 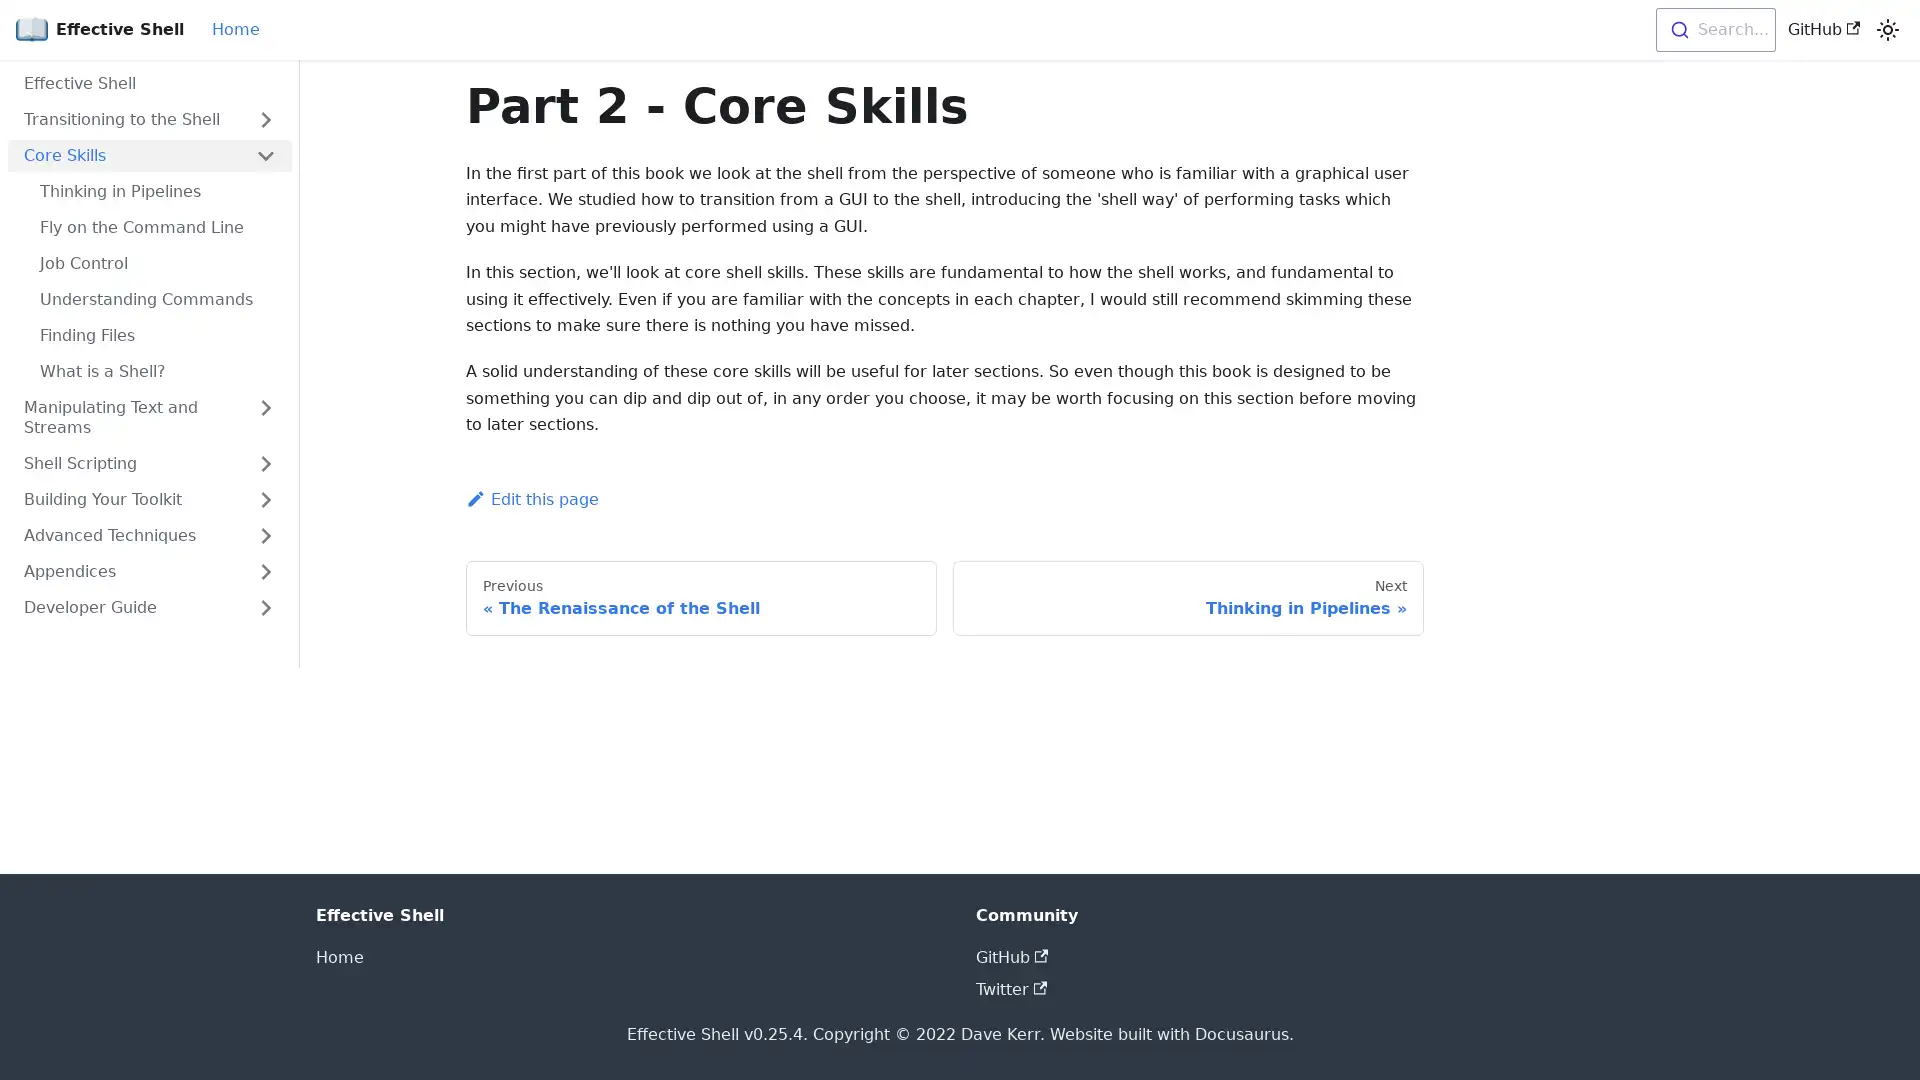 What do you see at coordinates (264, 154) in the screenshot?
I see `Toggle the collapsible sidebar category 'Core Skills'` at bounding box center [264, 154].